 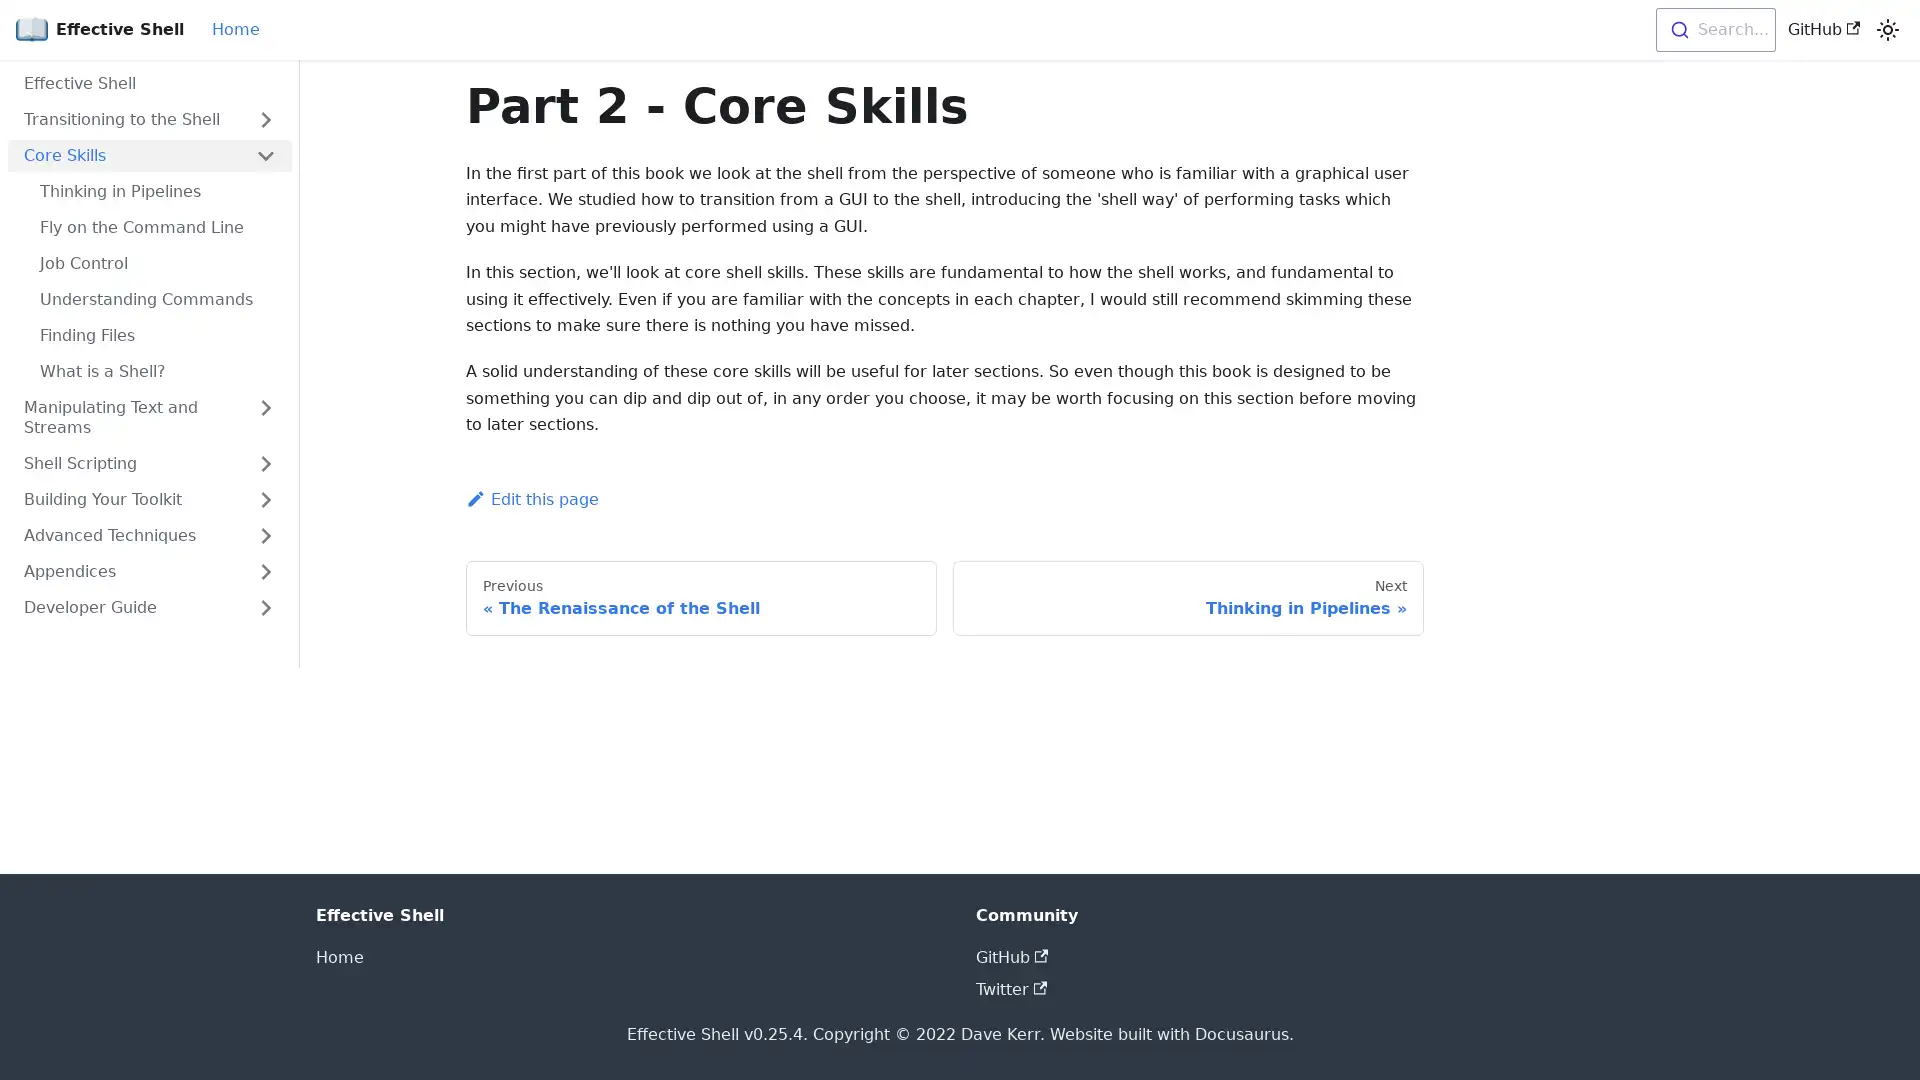 What do you see at coordinates (264, 154) in the screenshot?
I see `Toggle the collapsible sidebar category 'Core Skills'` at bounding box center [264, 154].